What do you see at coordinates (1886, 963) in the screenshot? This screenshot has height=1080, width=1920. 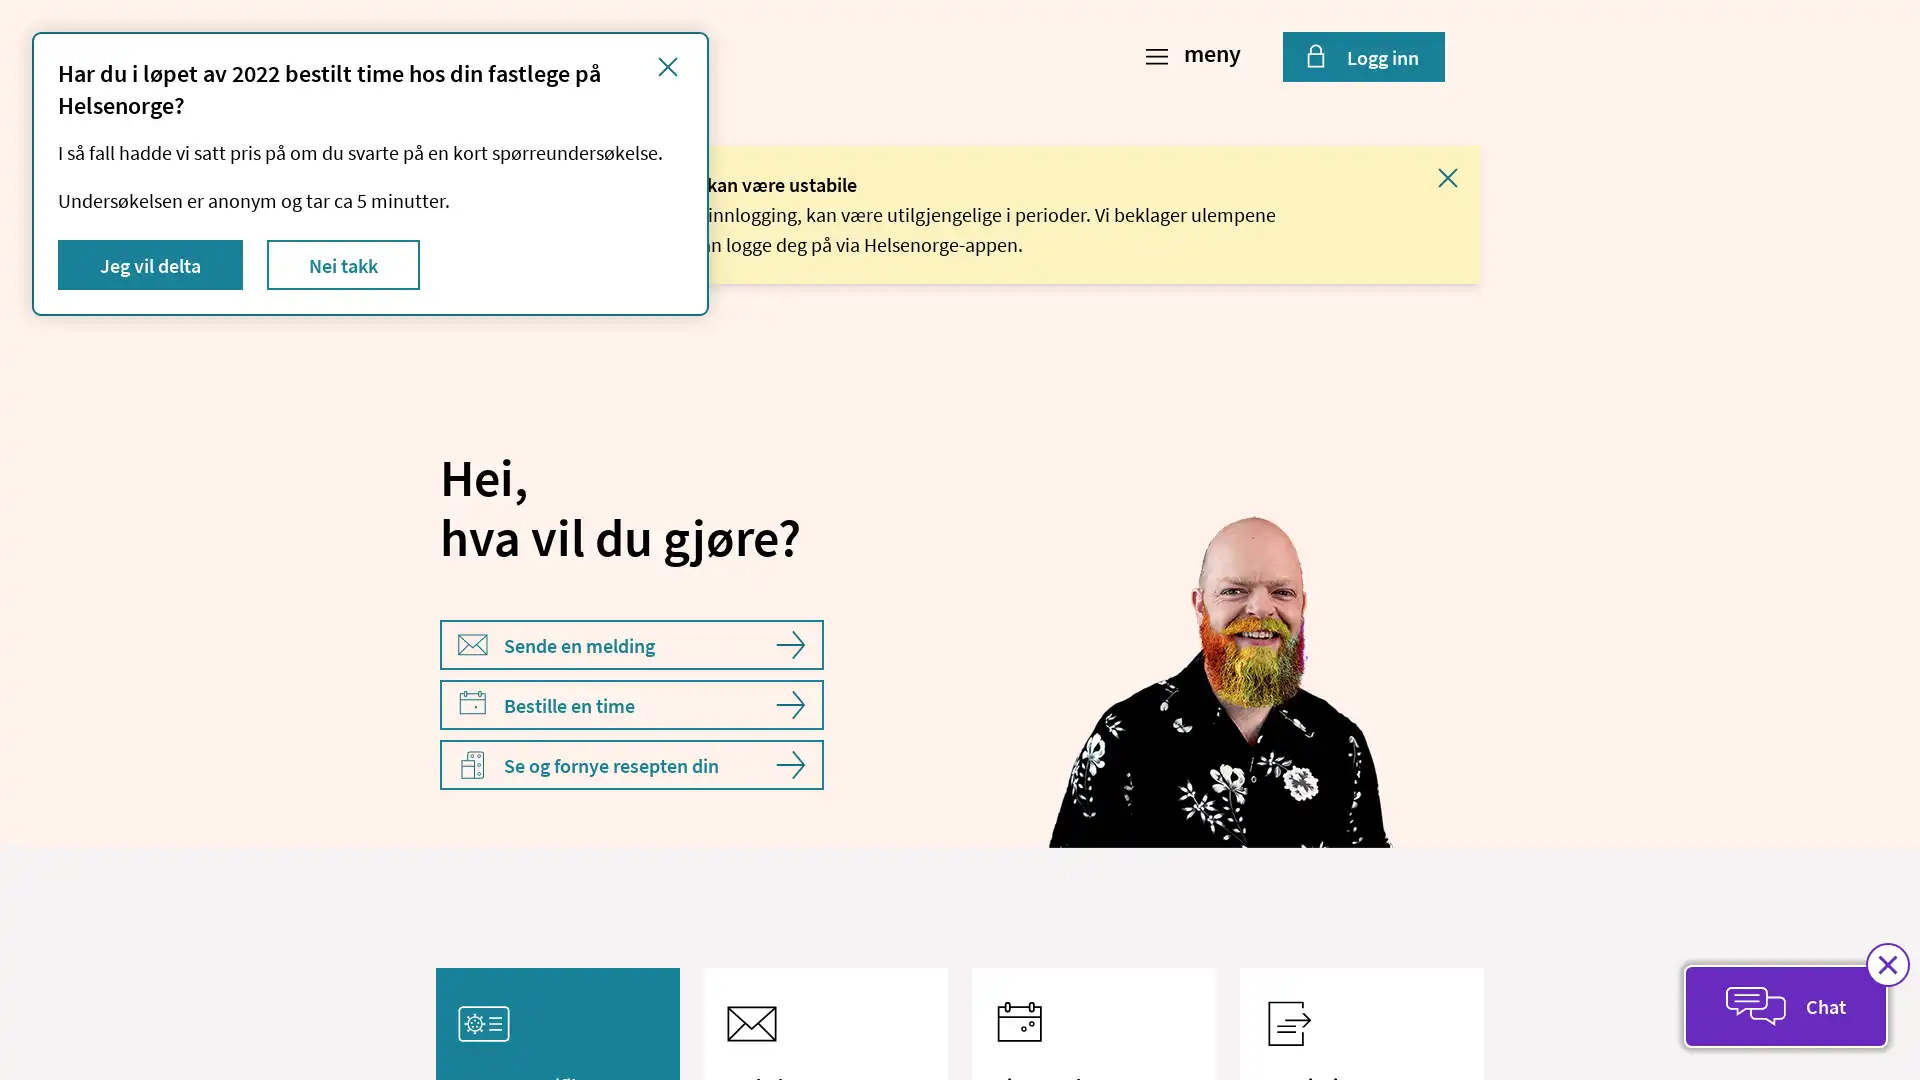 I see `Fjern chat` at bounding box center [1886, 963].